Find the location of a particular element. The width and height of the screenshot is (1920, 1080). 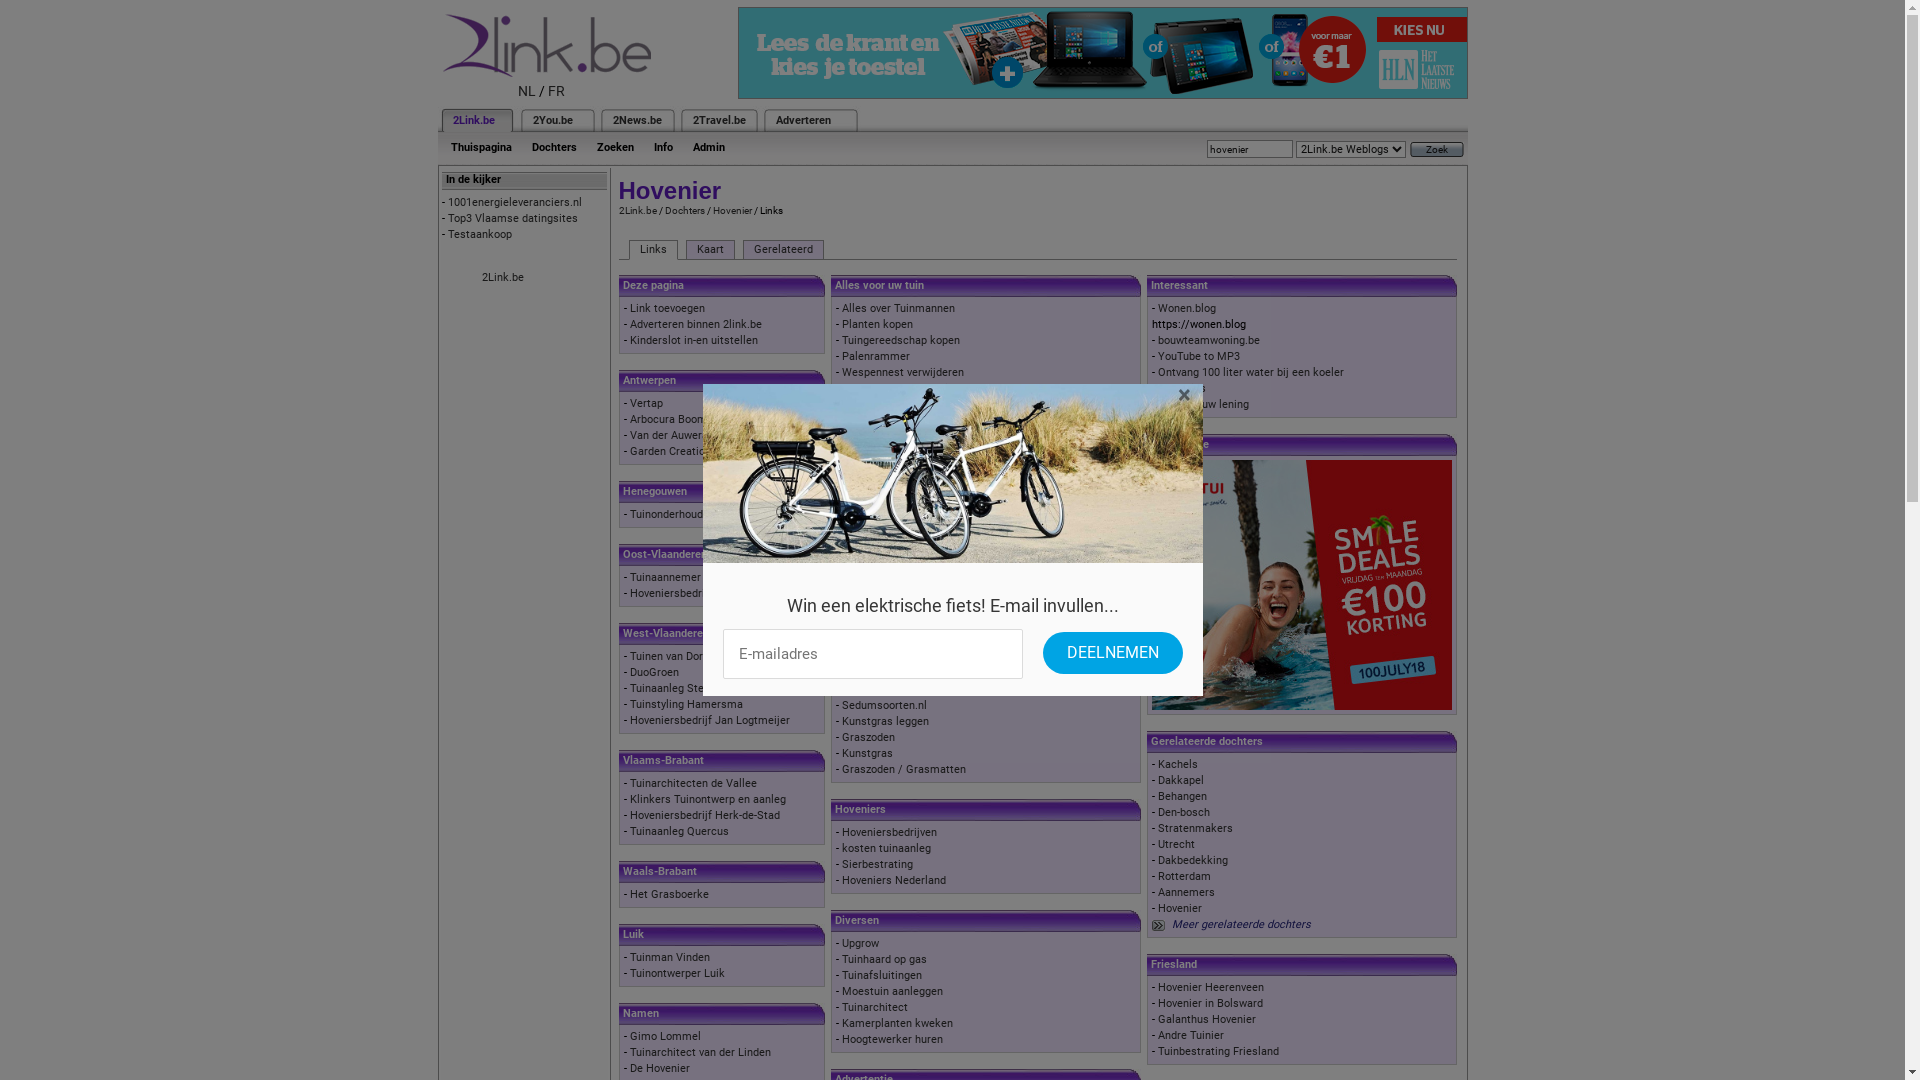

'Rotterdam' is located at coordinates (1184, 875).